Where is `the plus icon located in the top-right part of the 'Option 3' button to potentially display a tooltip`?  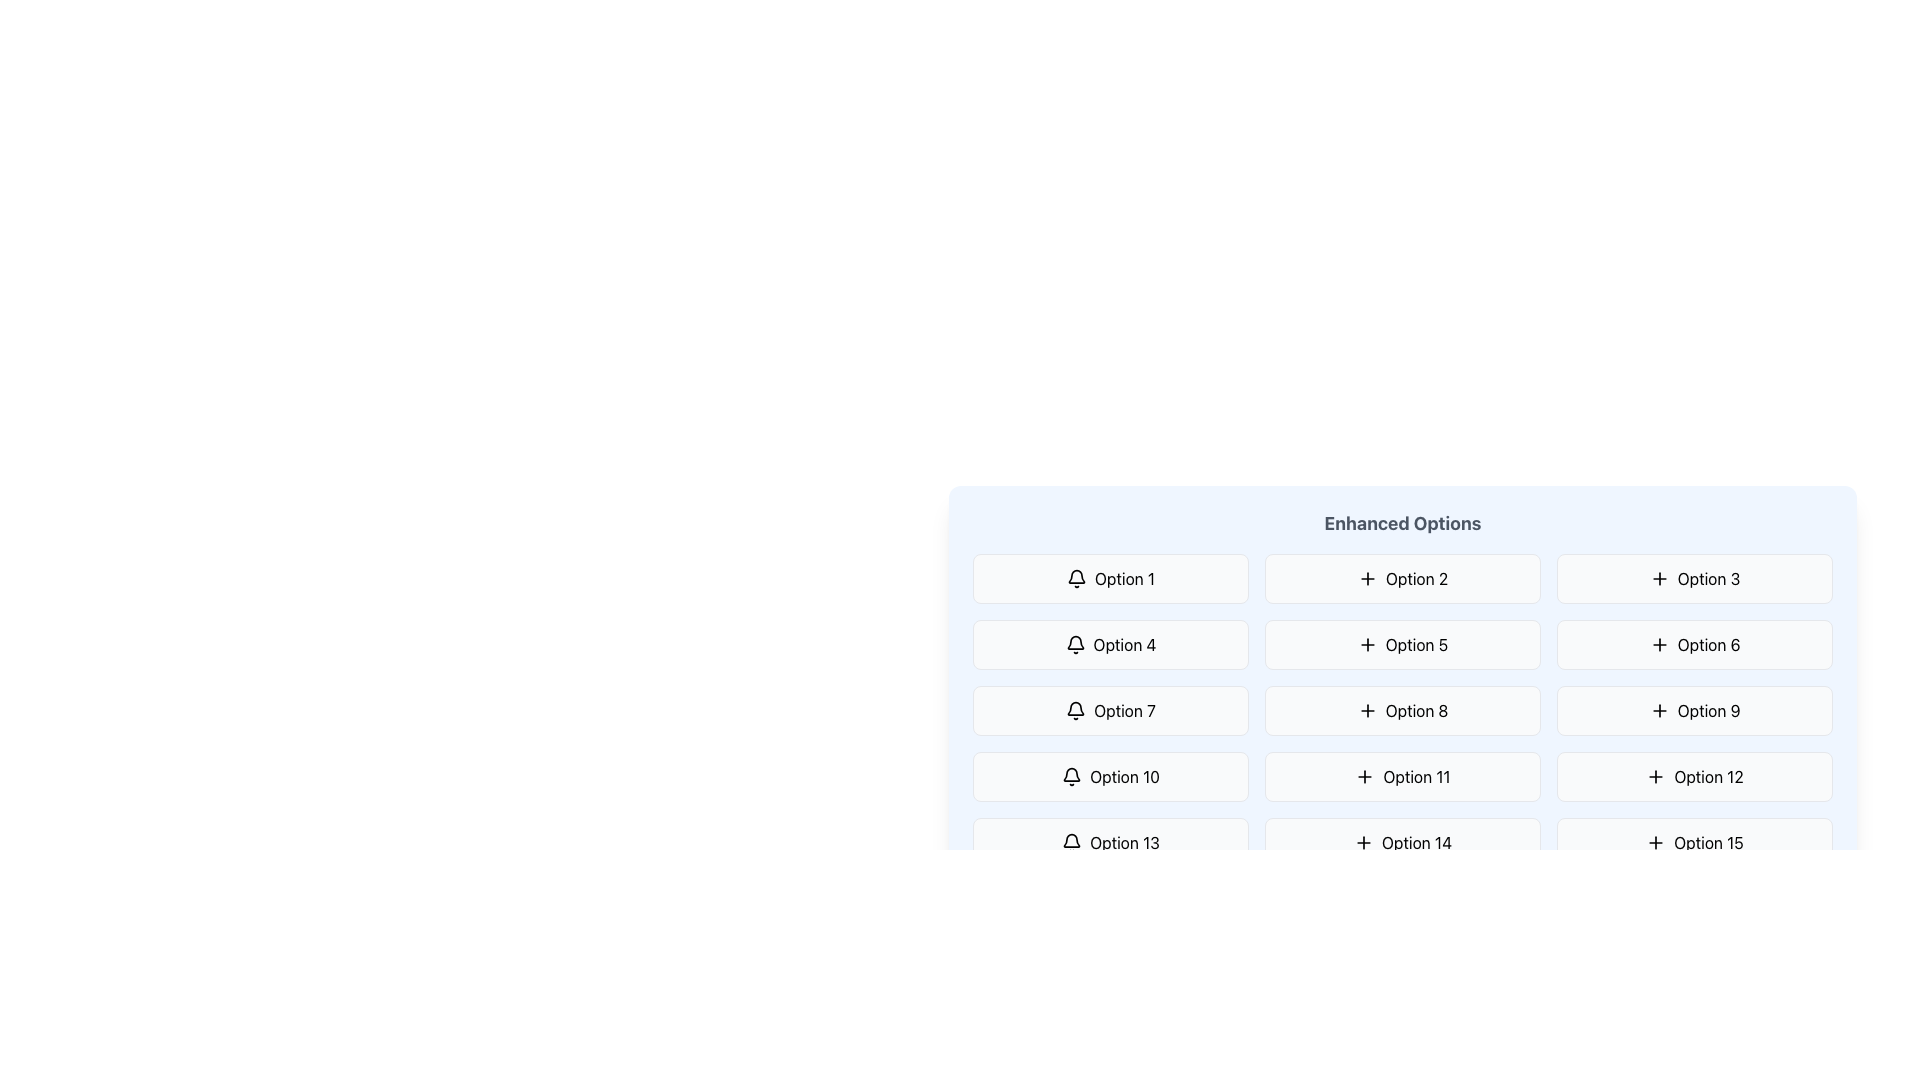
the plus icon located in the top-right part of the 'Option 3' button to potentially display a tooltip is located at coordinates (1659, 578).